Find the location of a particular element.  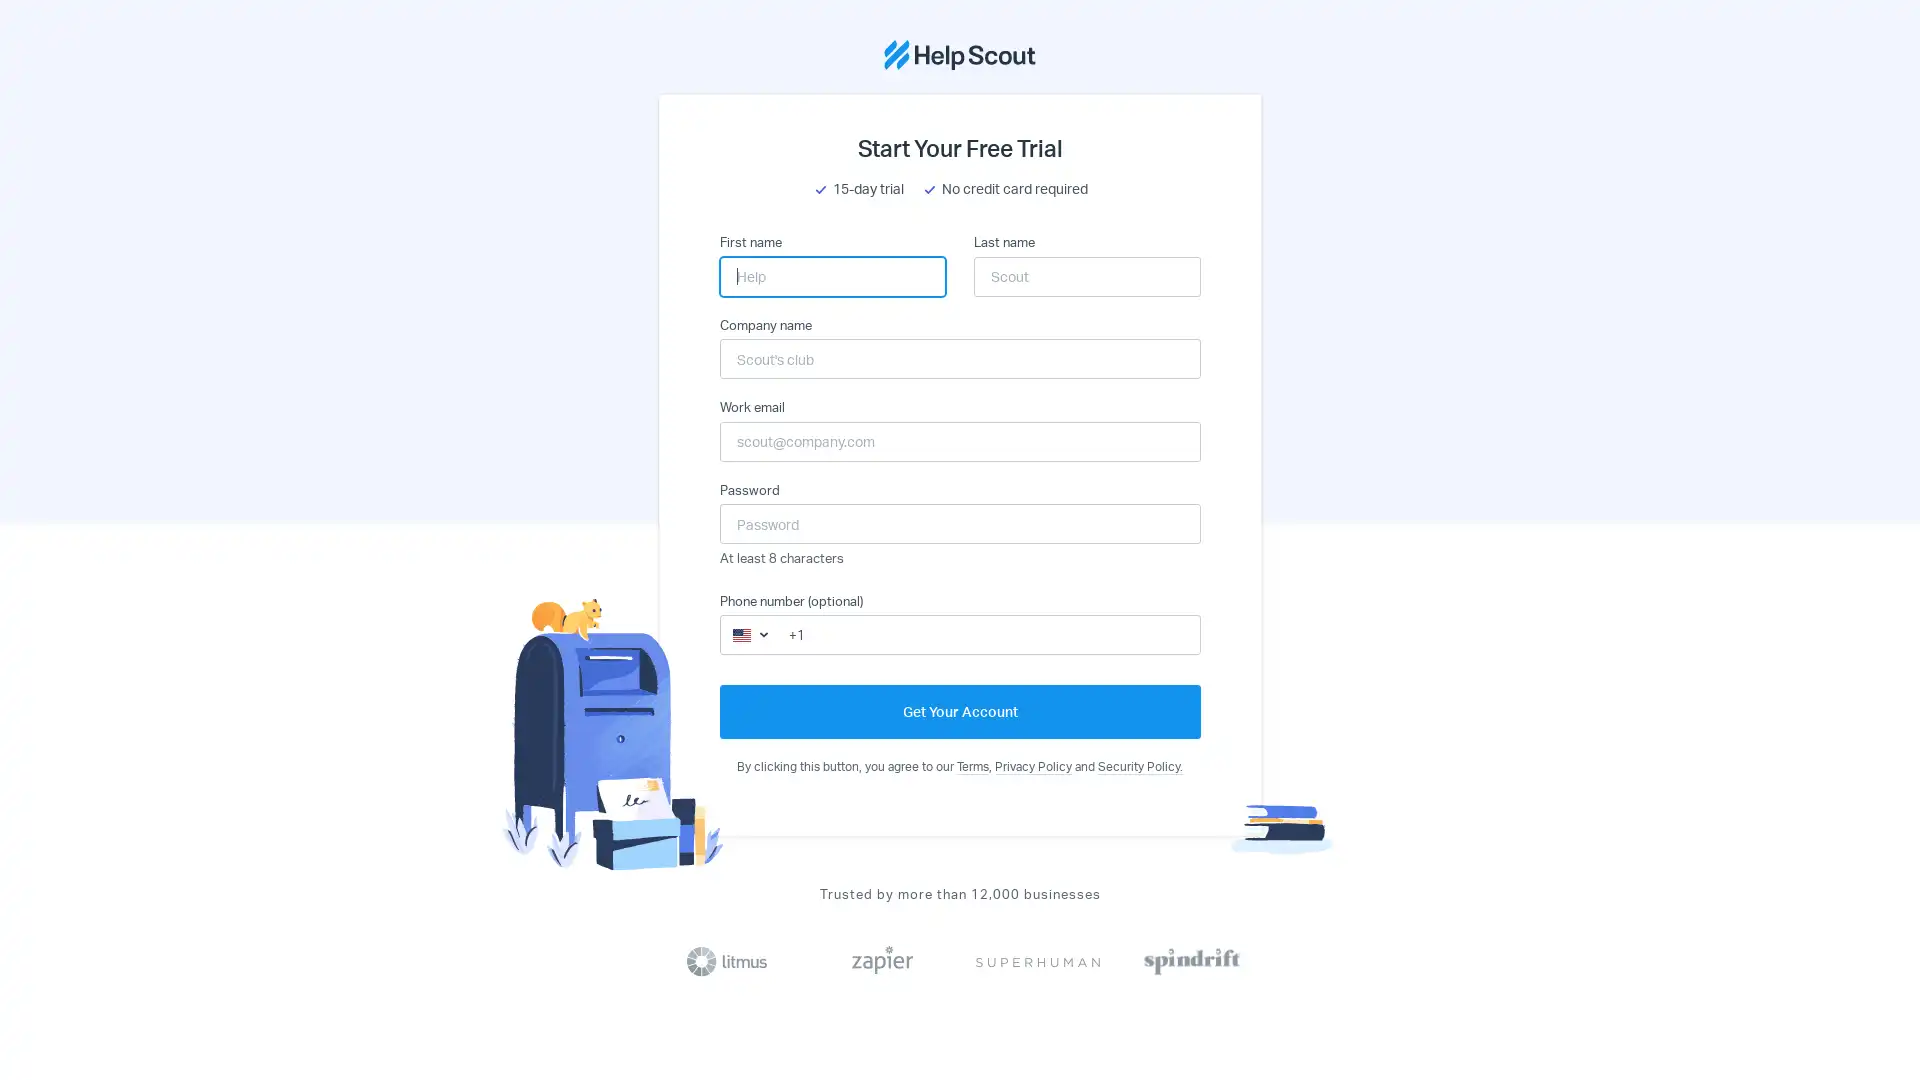

Get Your Account is located at coordinates (958, 711).